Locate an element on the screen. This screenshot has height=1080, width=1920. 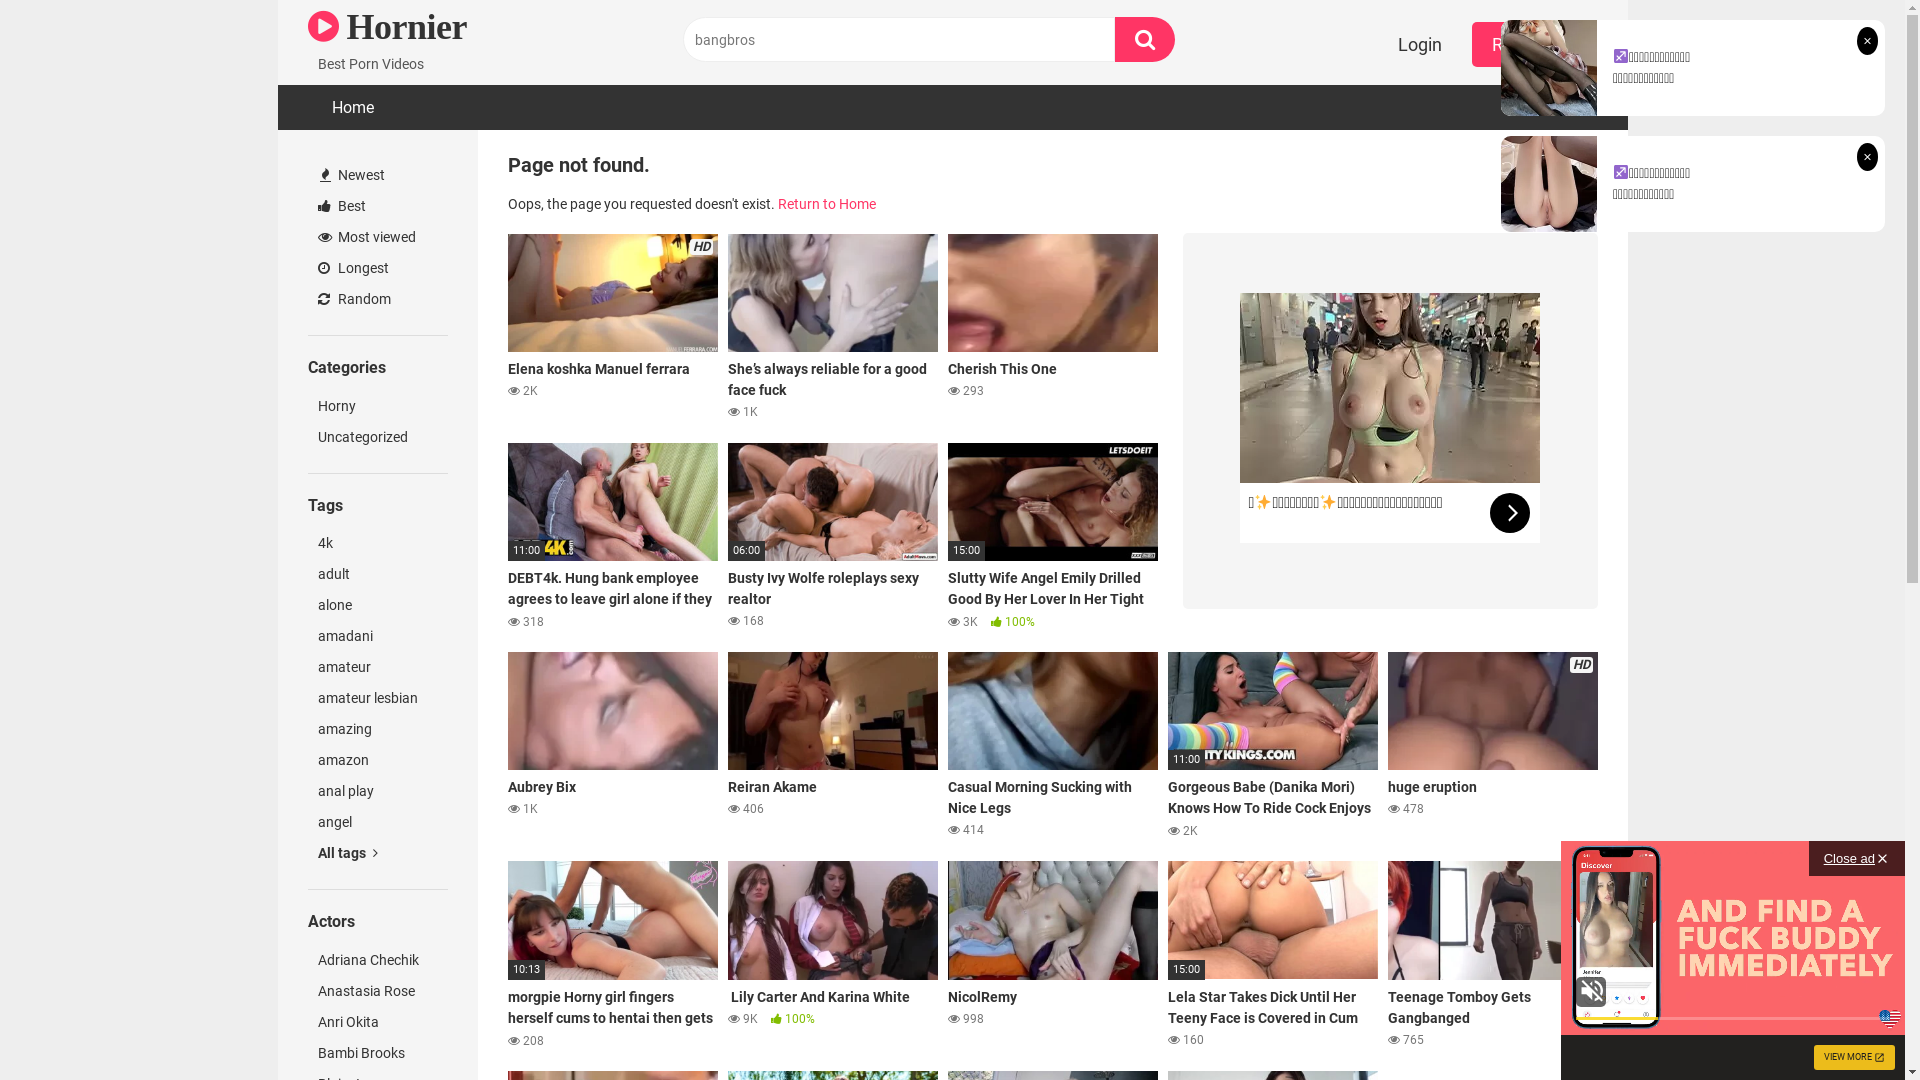
'Login' is located at coordinates (1419, 44).